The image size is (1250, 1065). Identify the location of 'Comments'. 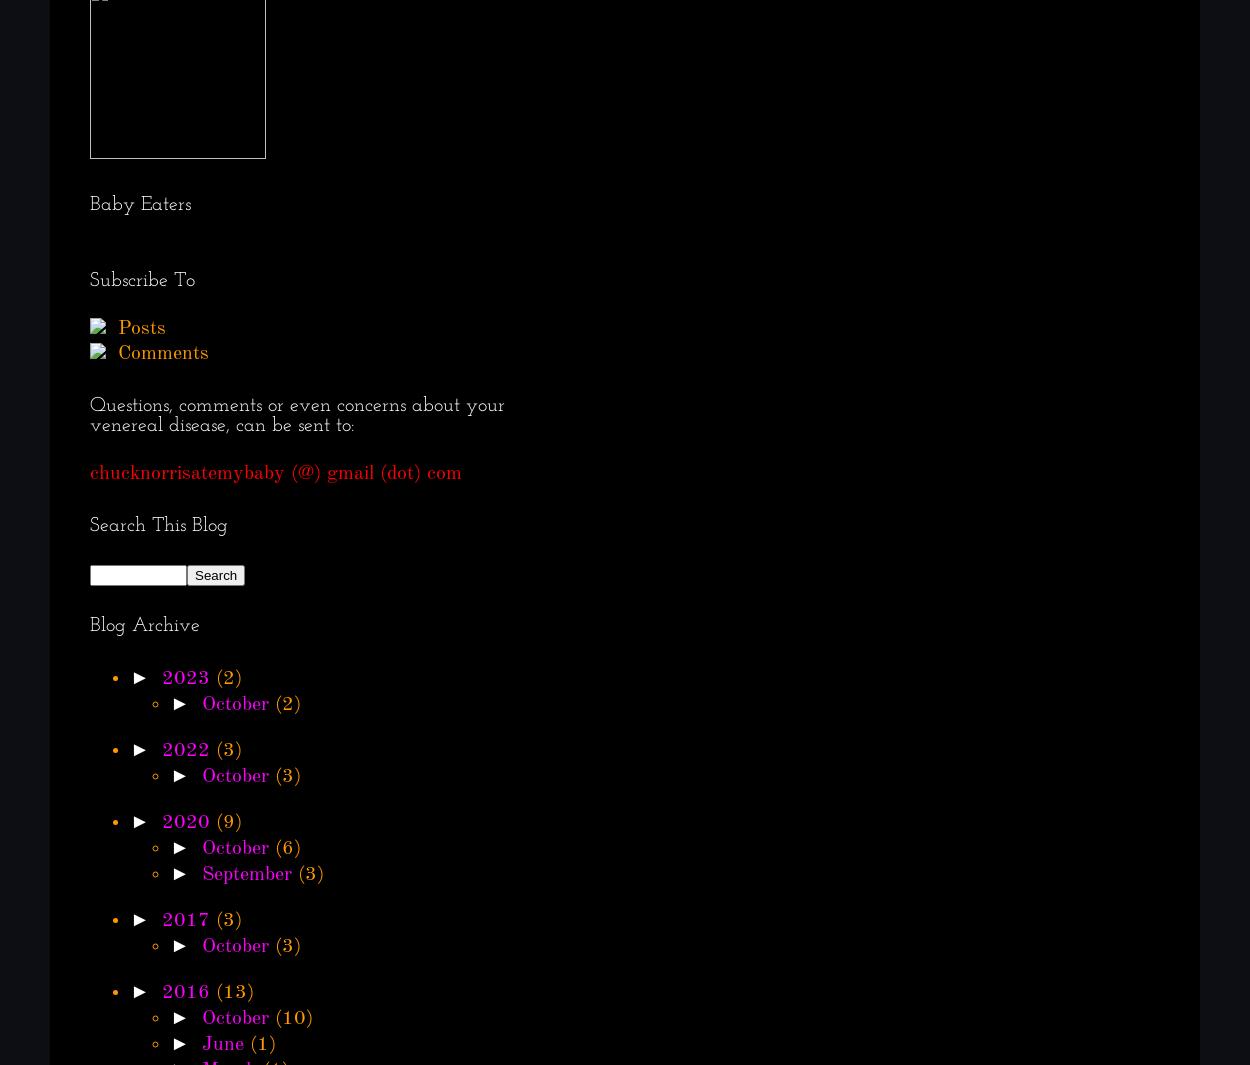
(111, 353).